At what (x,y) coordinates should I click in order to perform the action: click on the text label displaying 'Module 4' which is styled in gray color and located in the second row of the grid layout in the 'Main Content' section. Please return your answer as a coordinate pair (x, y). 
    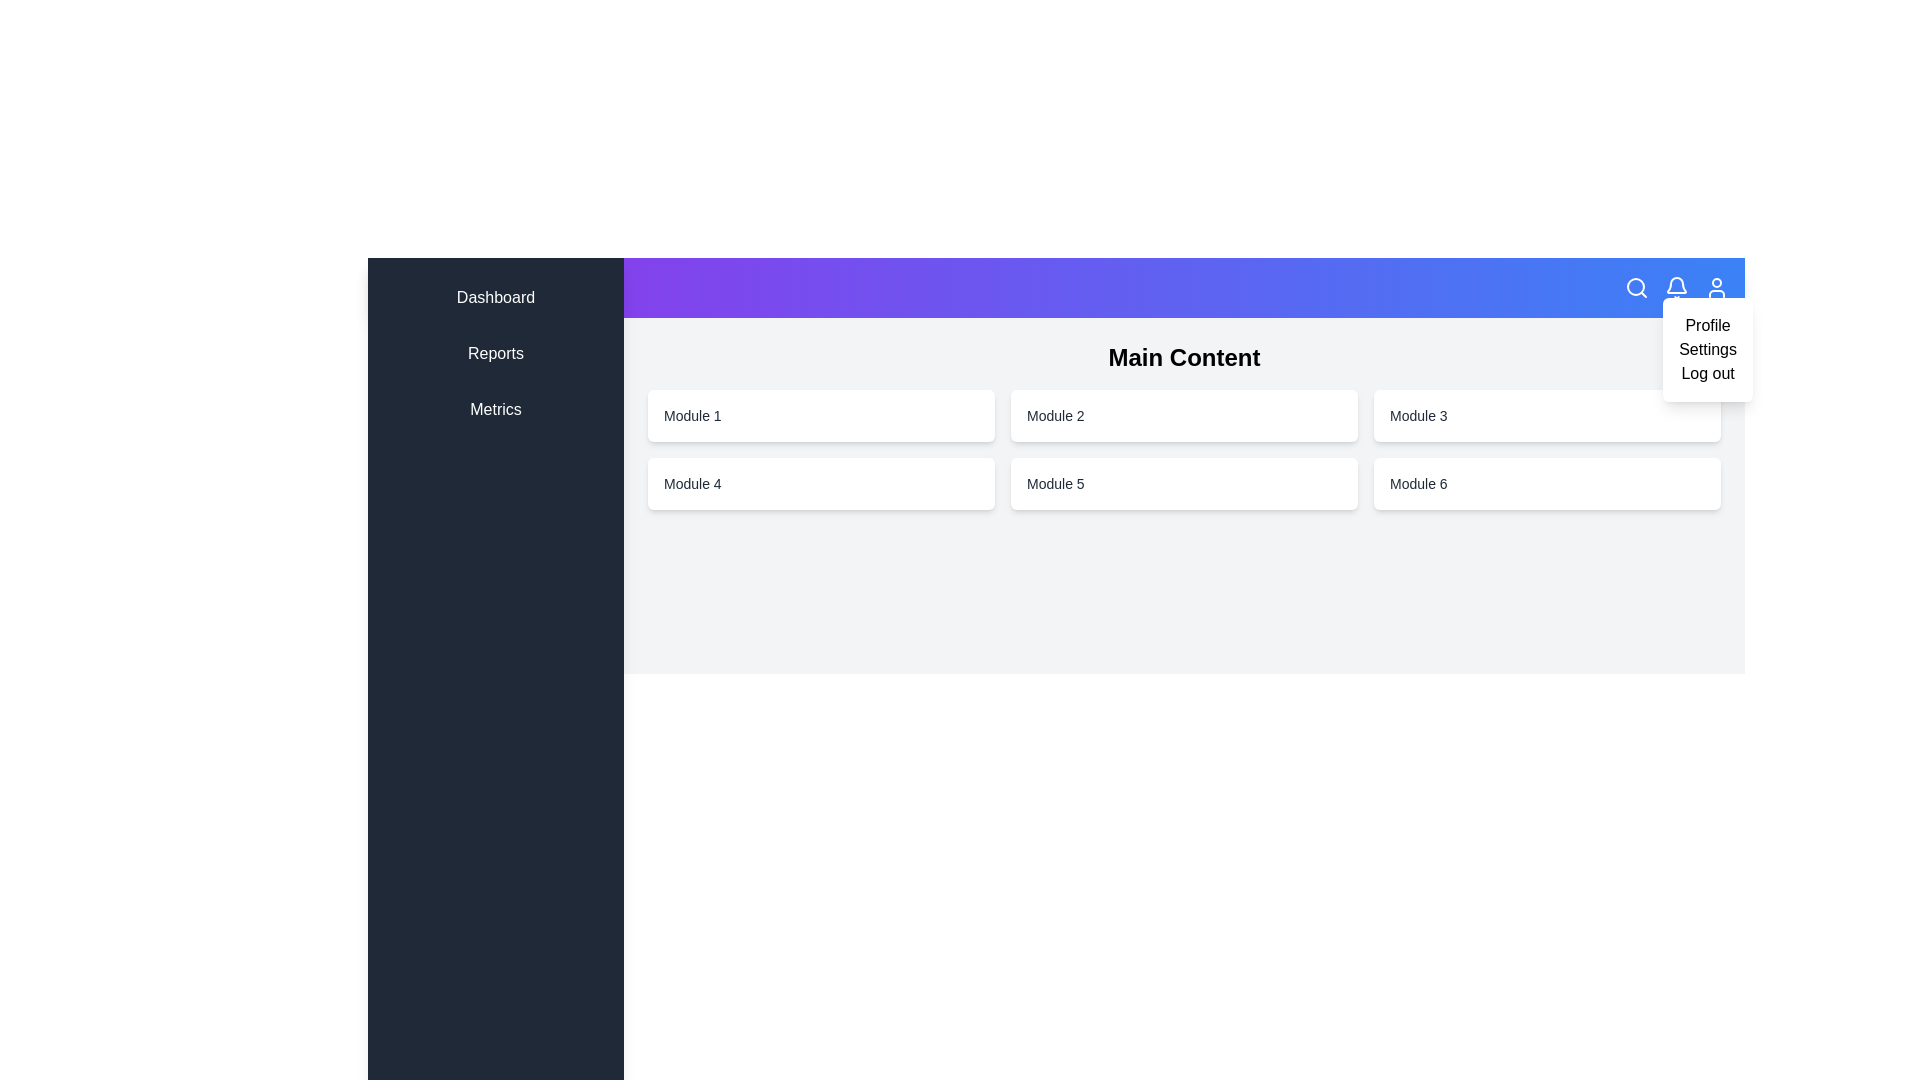
    Looking at the image, I should click on (692, 483).